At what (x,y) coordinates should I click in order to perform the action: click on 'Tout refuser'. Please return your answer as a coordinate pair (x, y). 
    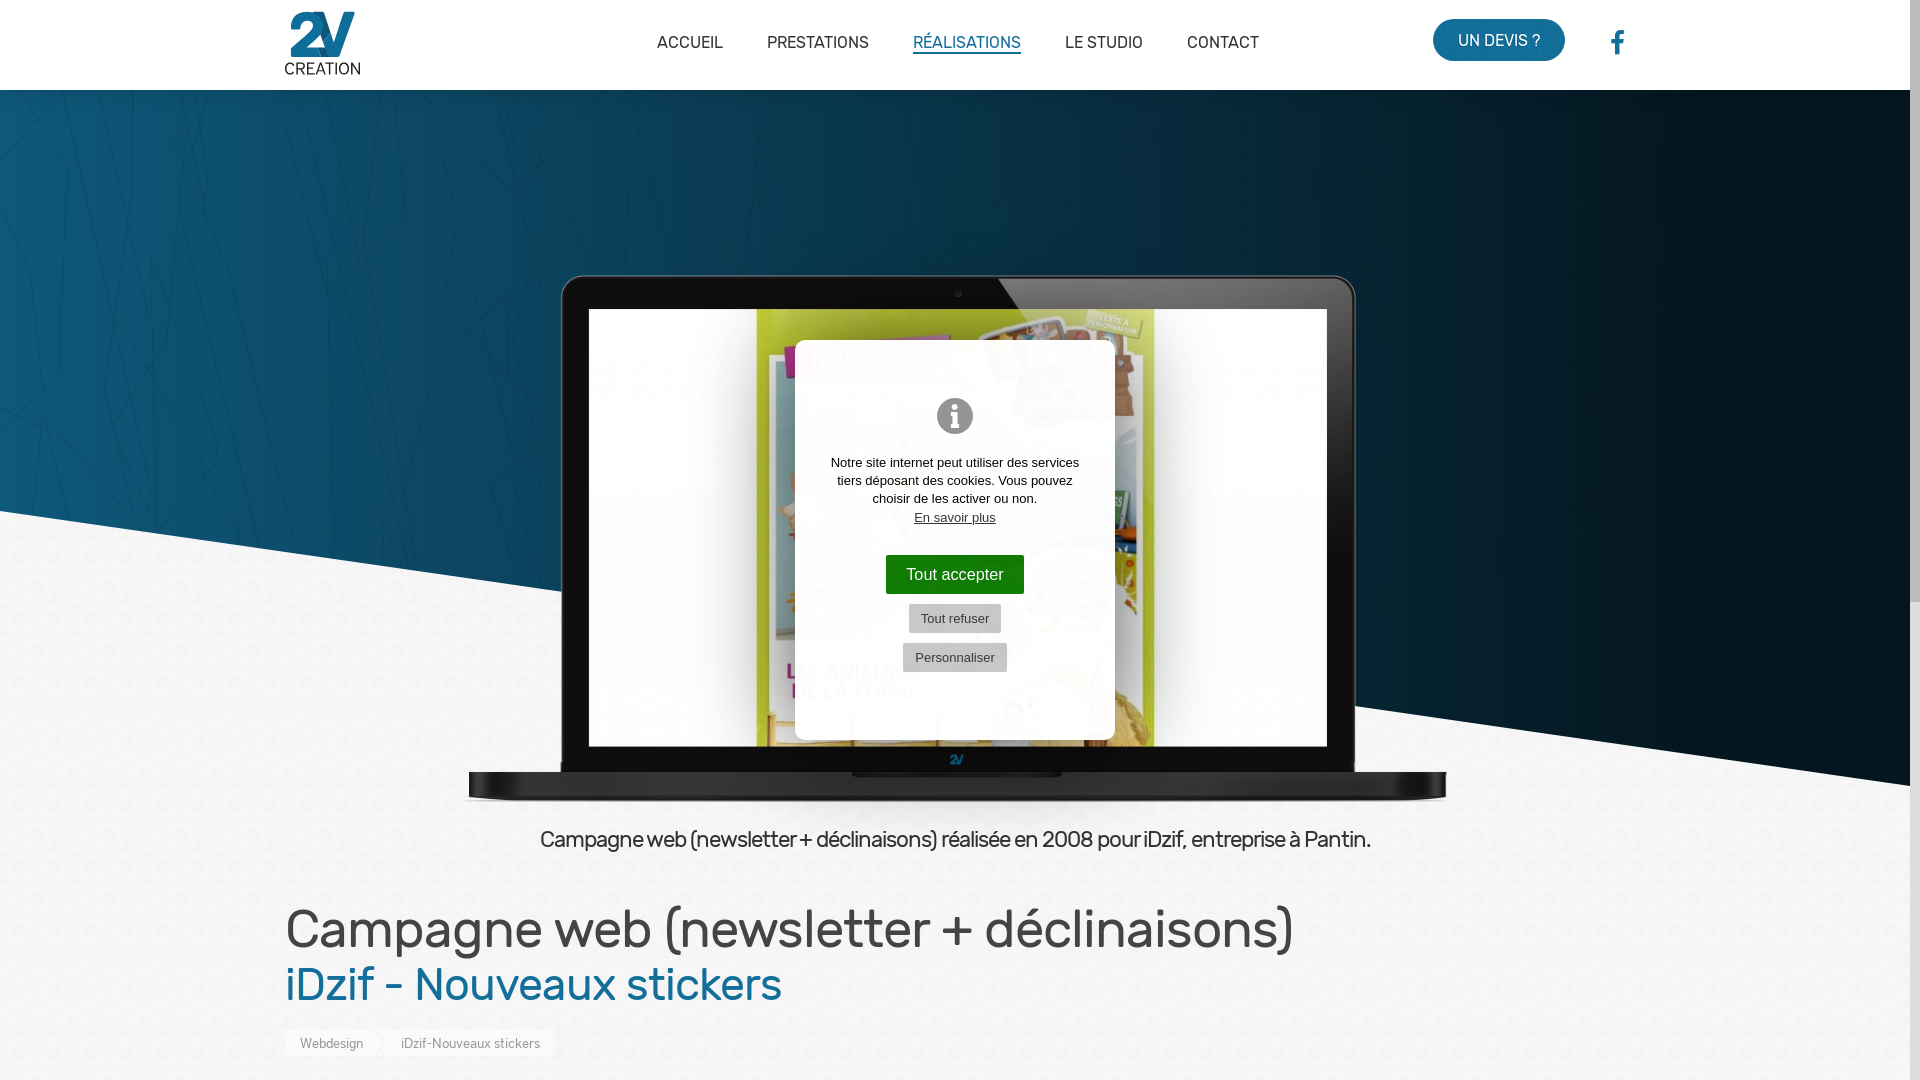
    Looking at the image, I should click on (907, 617).